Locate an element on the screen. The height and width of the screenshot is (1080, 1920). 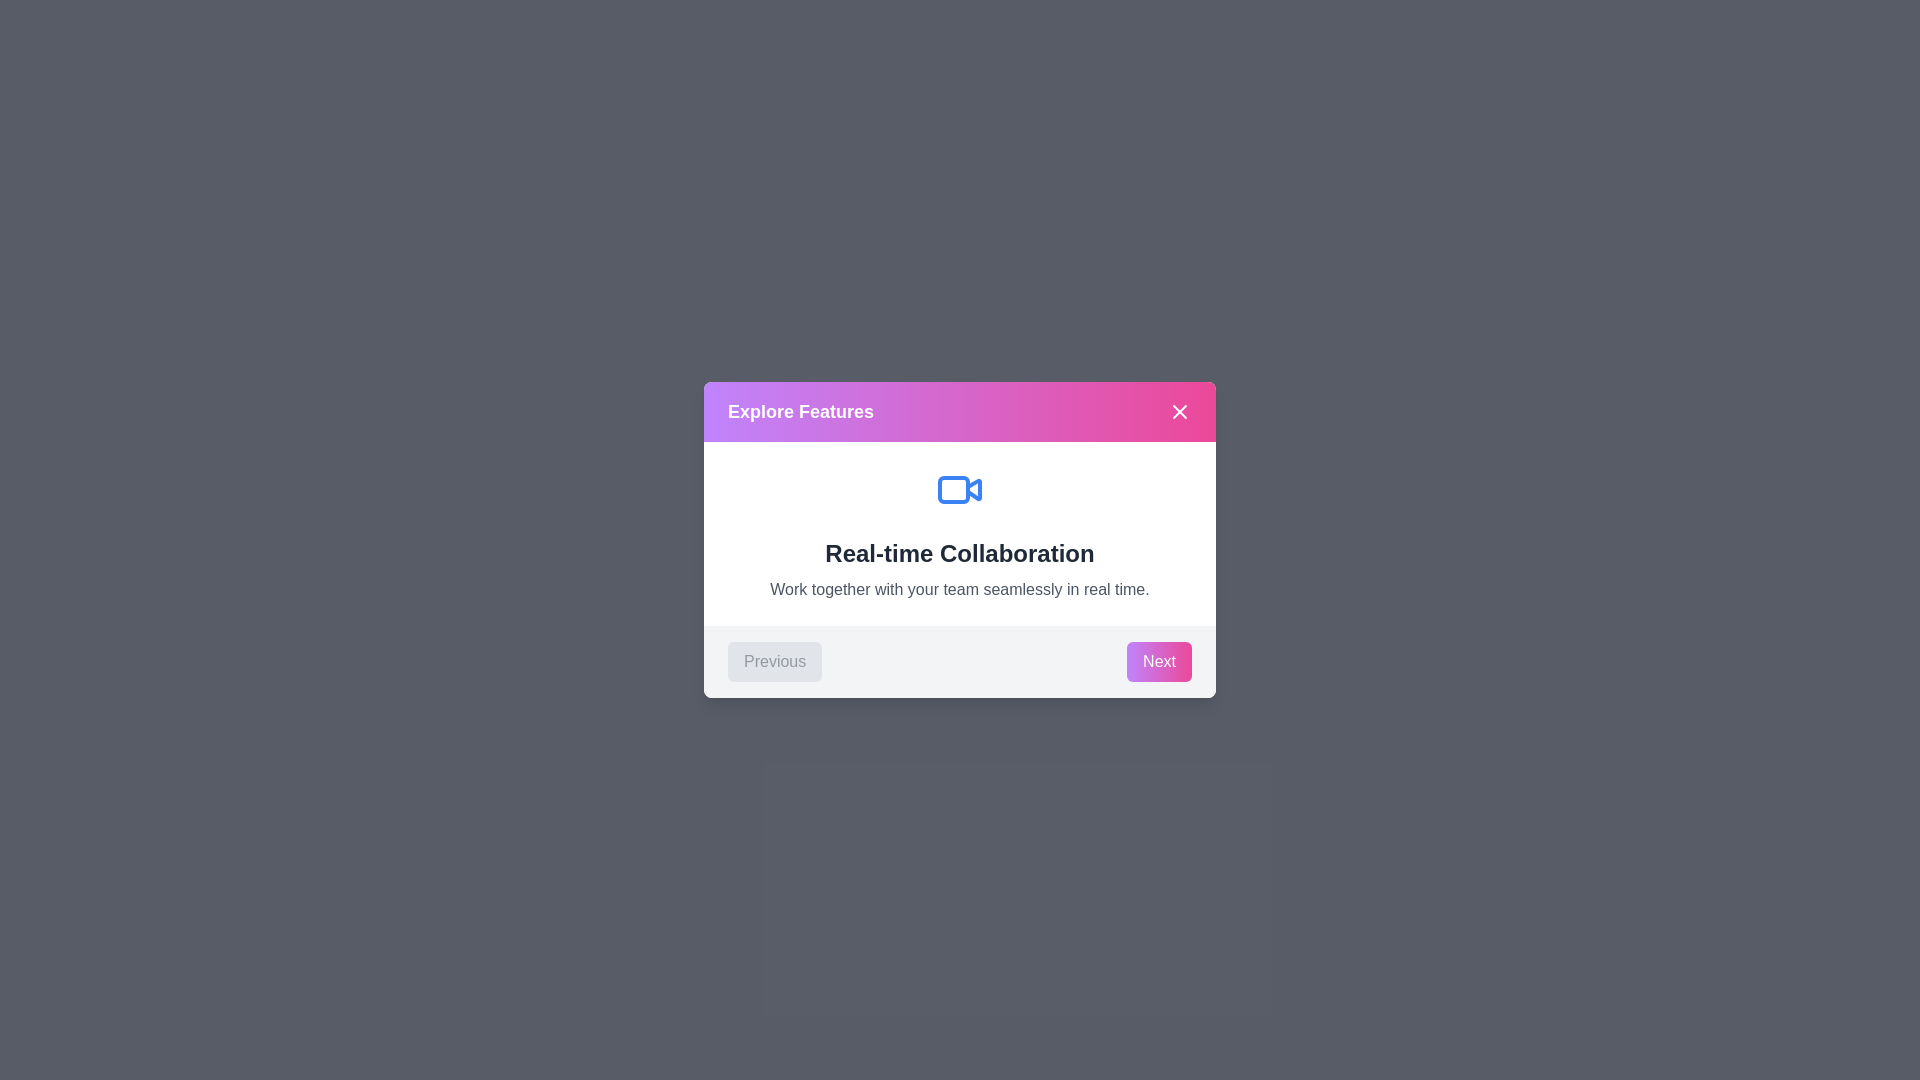
the video-related functionality icon located within the modal, positioned between the title 'Explore Features' and the heading 'Real-time Collaboration' is located at coordinates (960, 489).